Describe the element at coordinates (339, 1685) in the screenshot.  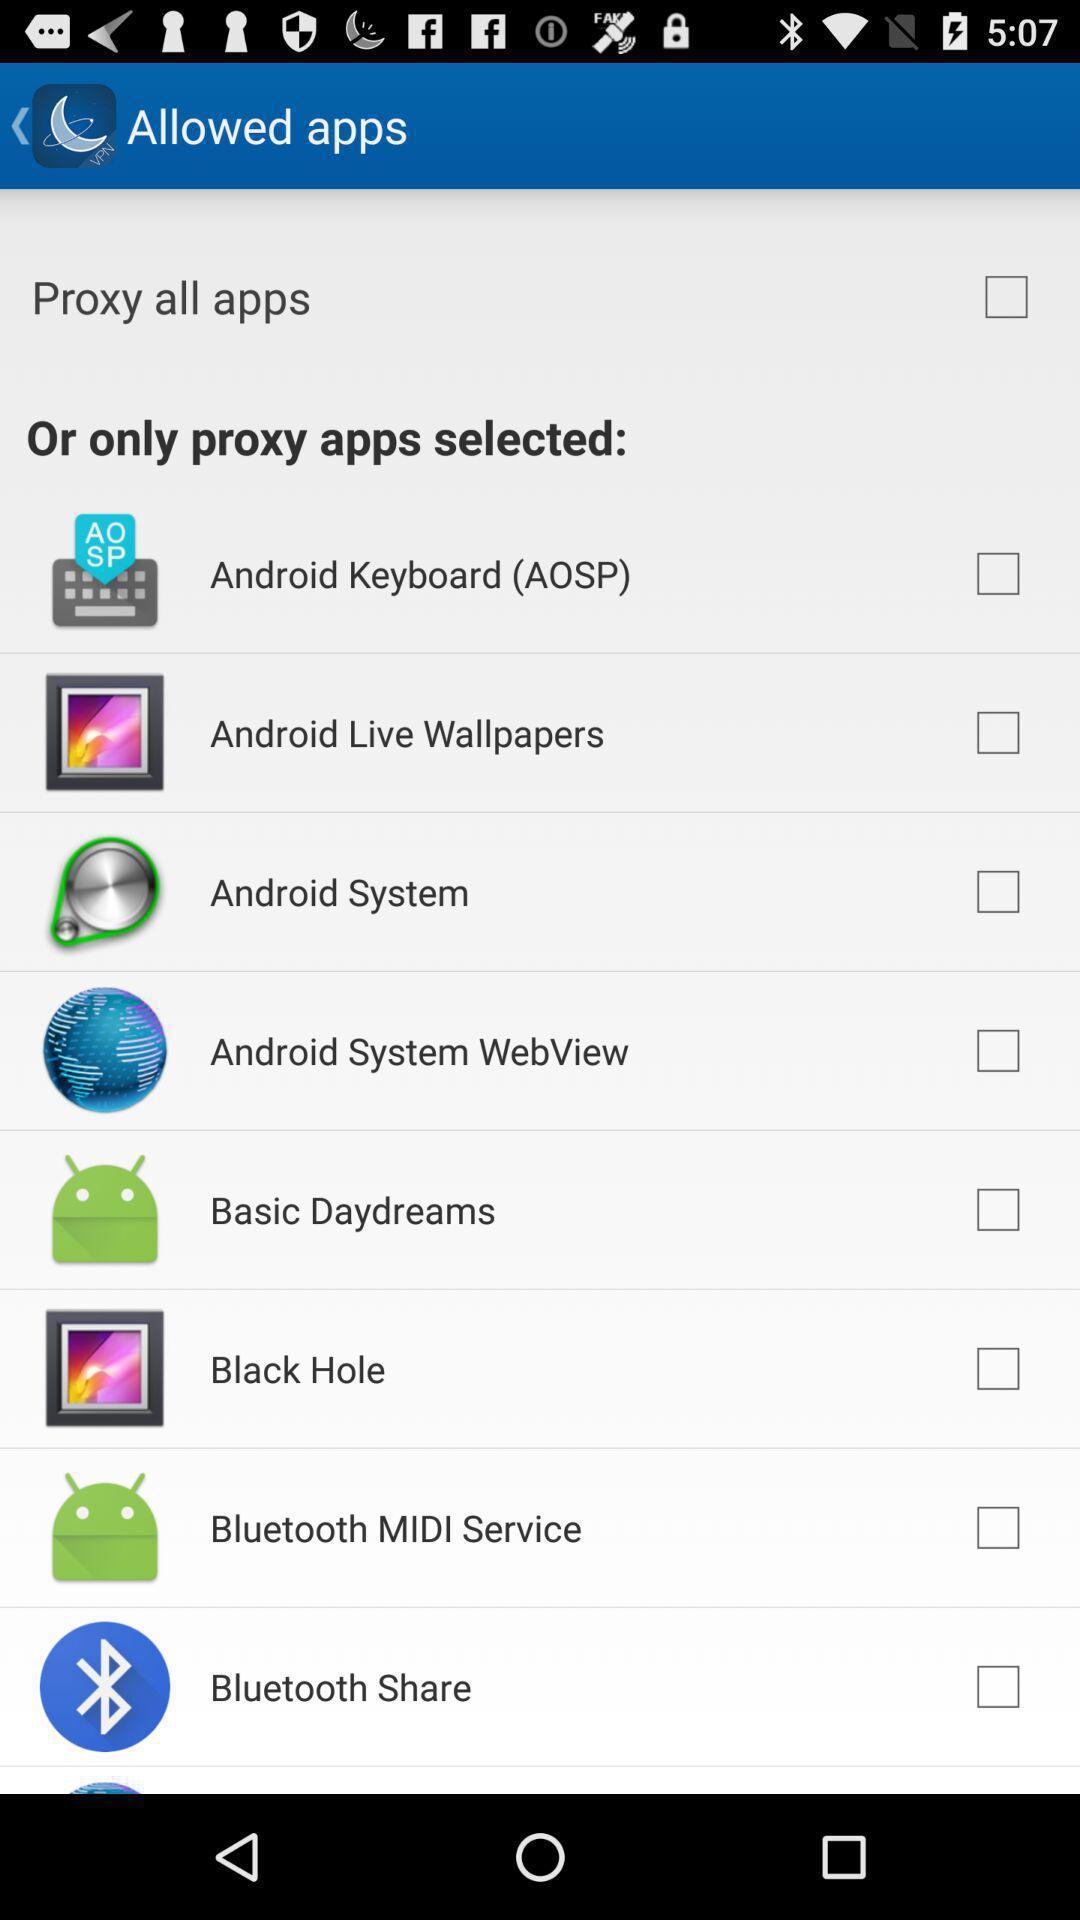
I see `the bluetooth share icon` at that location.